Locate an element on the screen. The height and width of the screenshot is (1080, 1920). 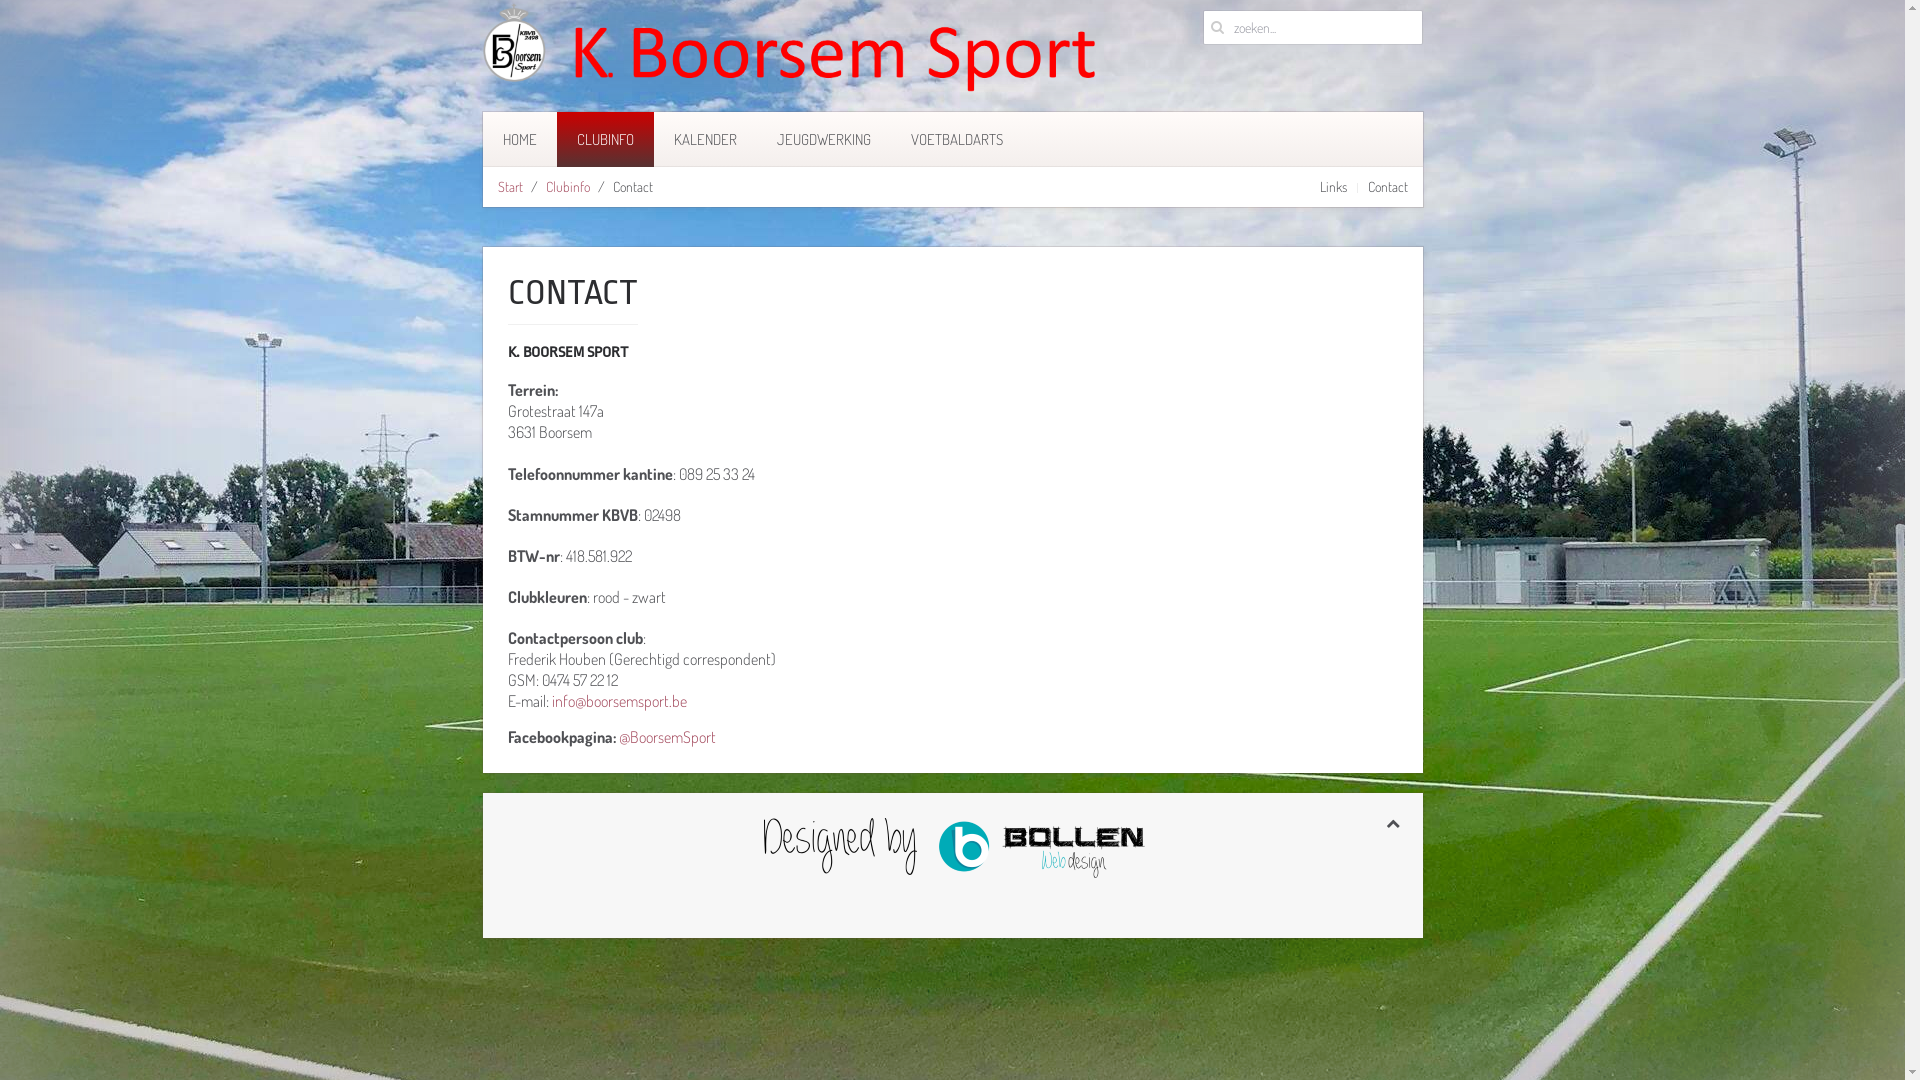
'Links' is located at coordinates (1333, 186).